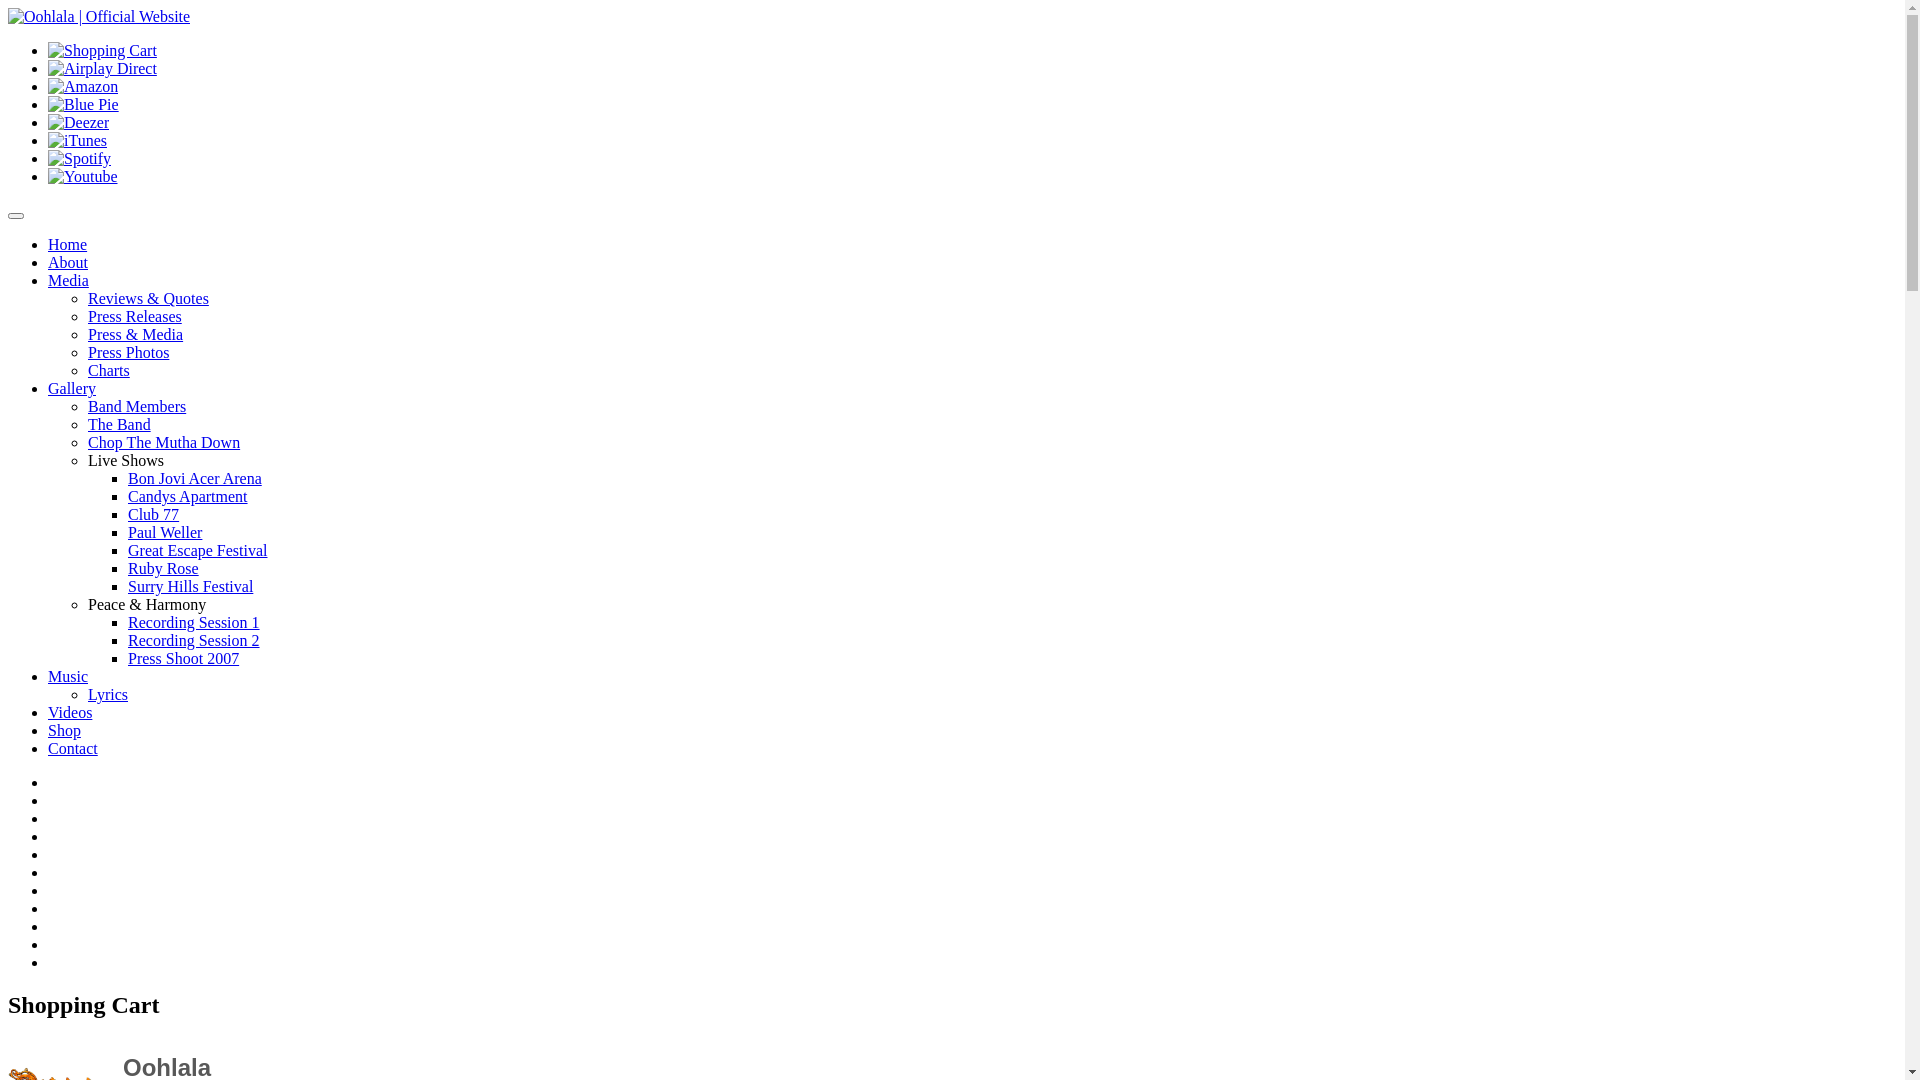 This screenshot has height=1080, width=1920. What do you see at coordinates (127, 351) in the screenshot?
I see `'Press Photos'` at bounding box center [127, 351].